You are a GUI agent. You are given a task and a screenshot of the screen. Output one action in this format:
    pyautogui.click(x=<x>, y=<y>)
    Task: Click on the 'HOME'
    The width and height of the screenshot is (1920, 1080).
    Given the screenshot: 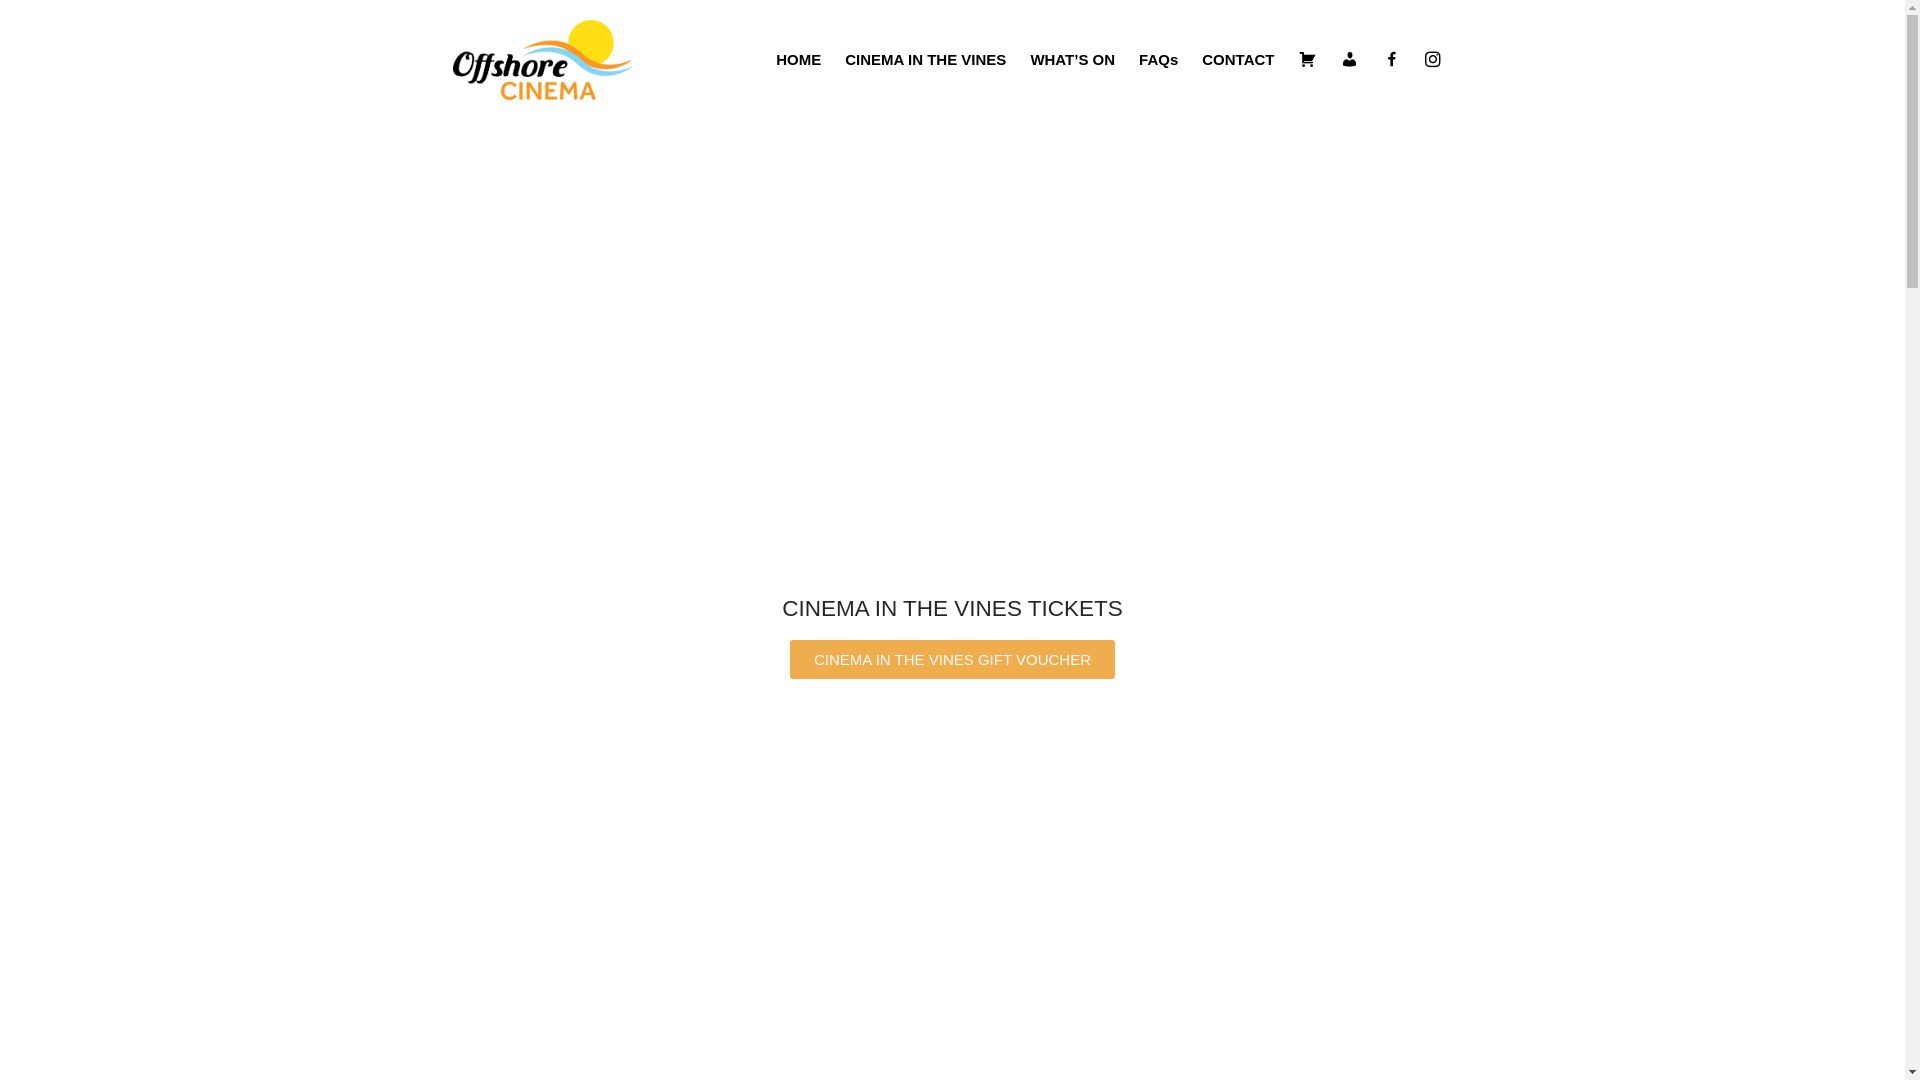 What is the action you would take?
    pyautogui.click(x=797, y=59)
    